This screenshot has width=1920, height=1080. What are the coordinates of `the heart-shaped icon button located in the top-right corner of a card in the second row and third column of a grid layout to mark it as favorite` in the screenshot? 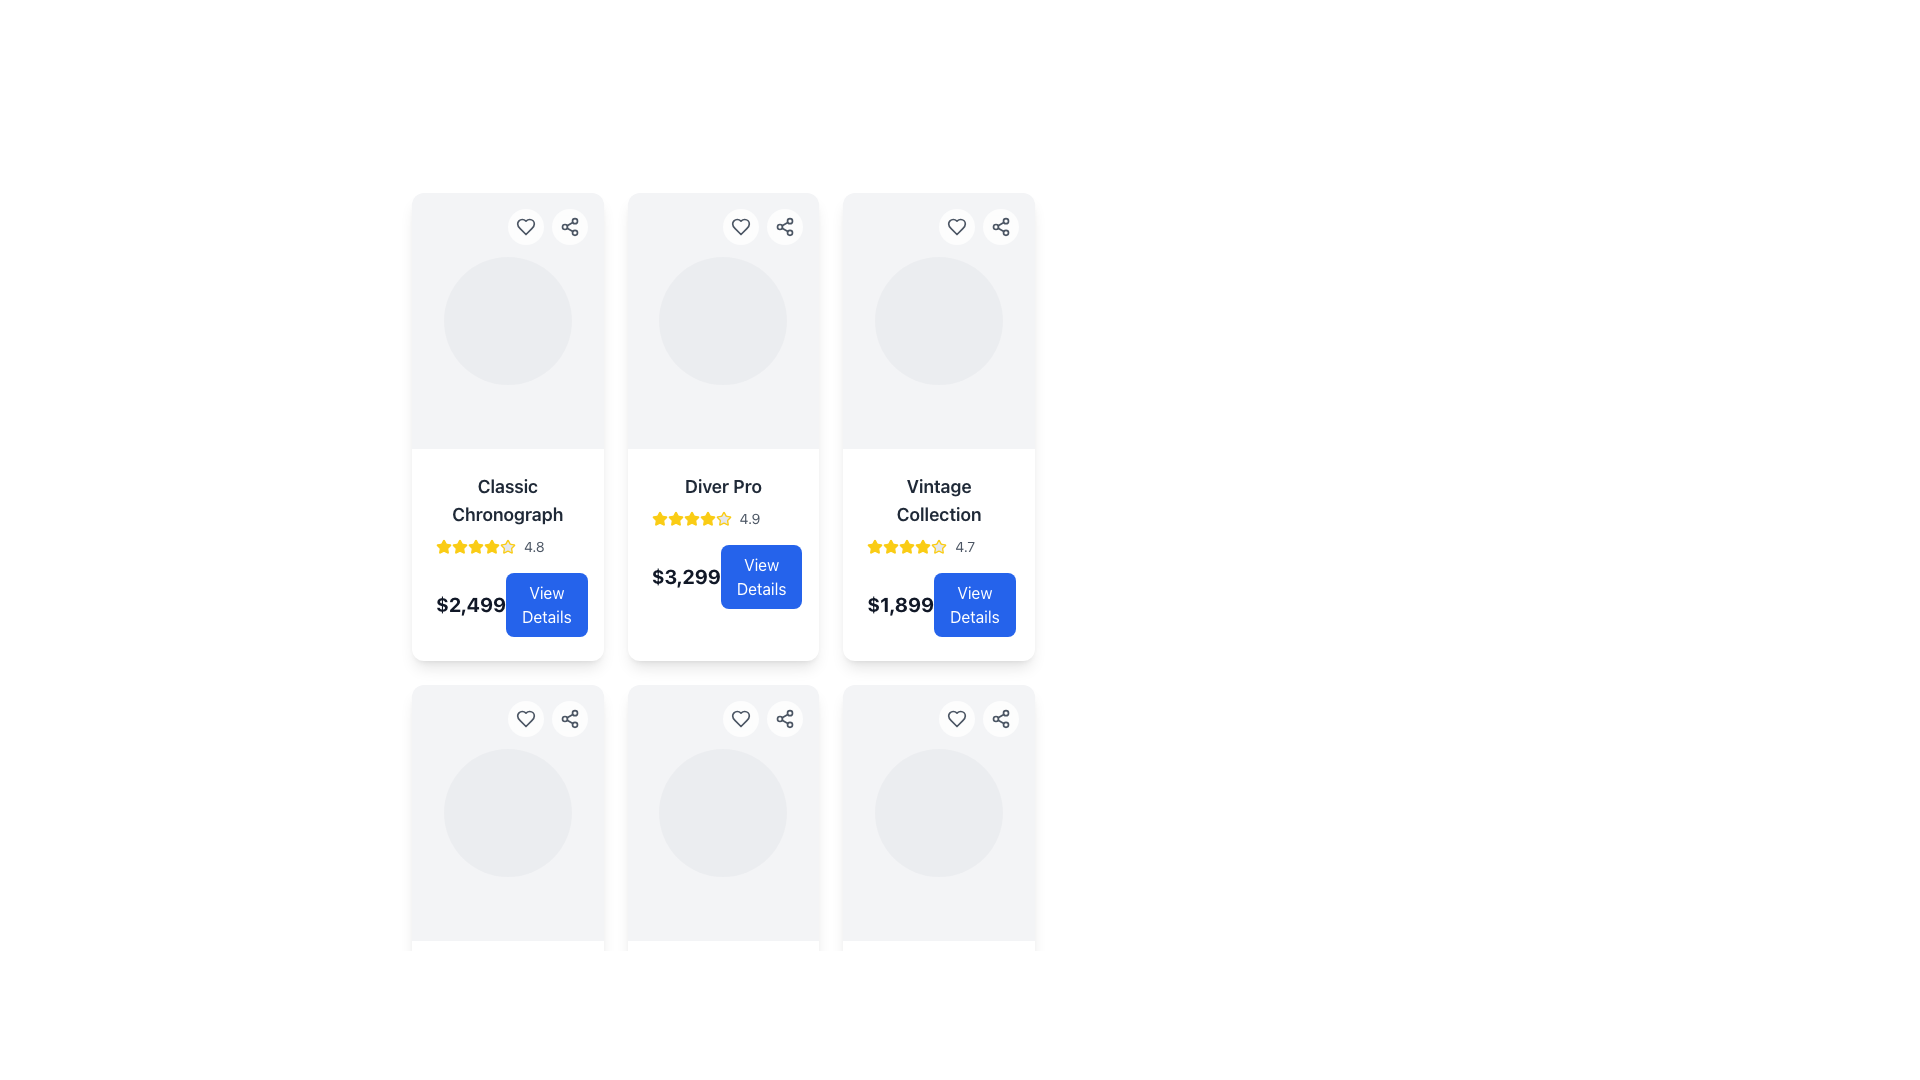 It's located at (955, 717).